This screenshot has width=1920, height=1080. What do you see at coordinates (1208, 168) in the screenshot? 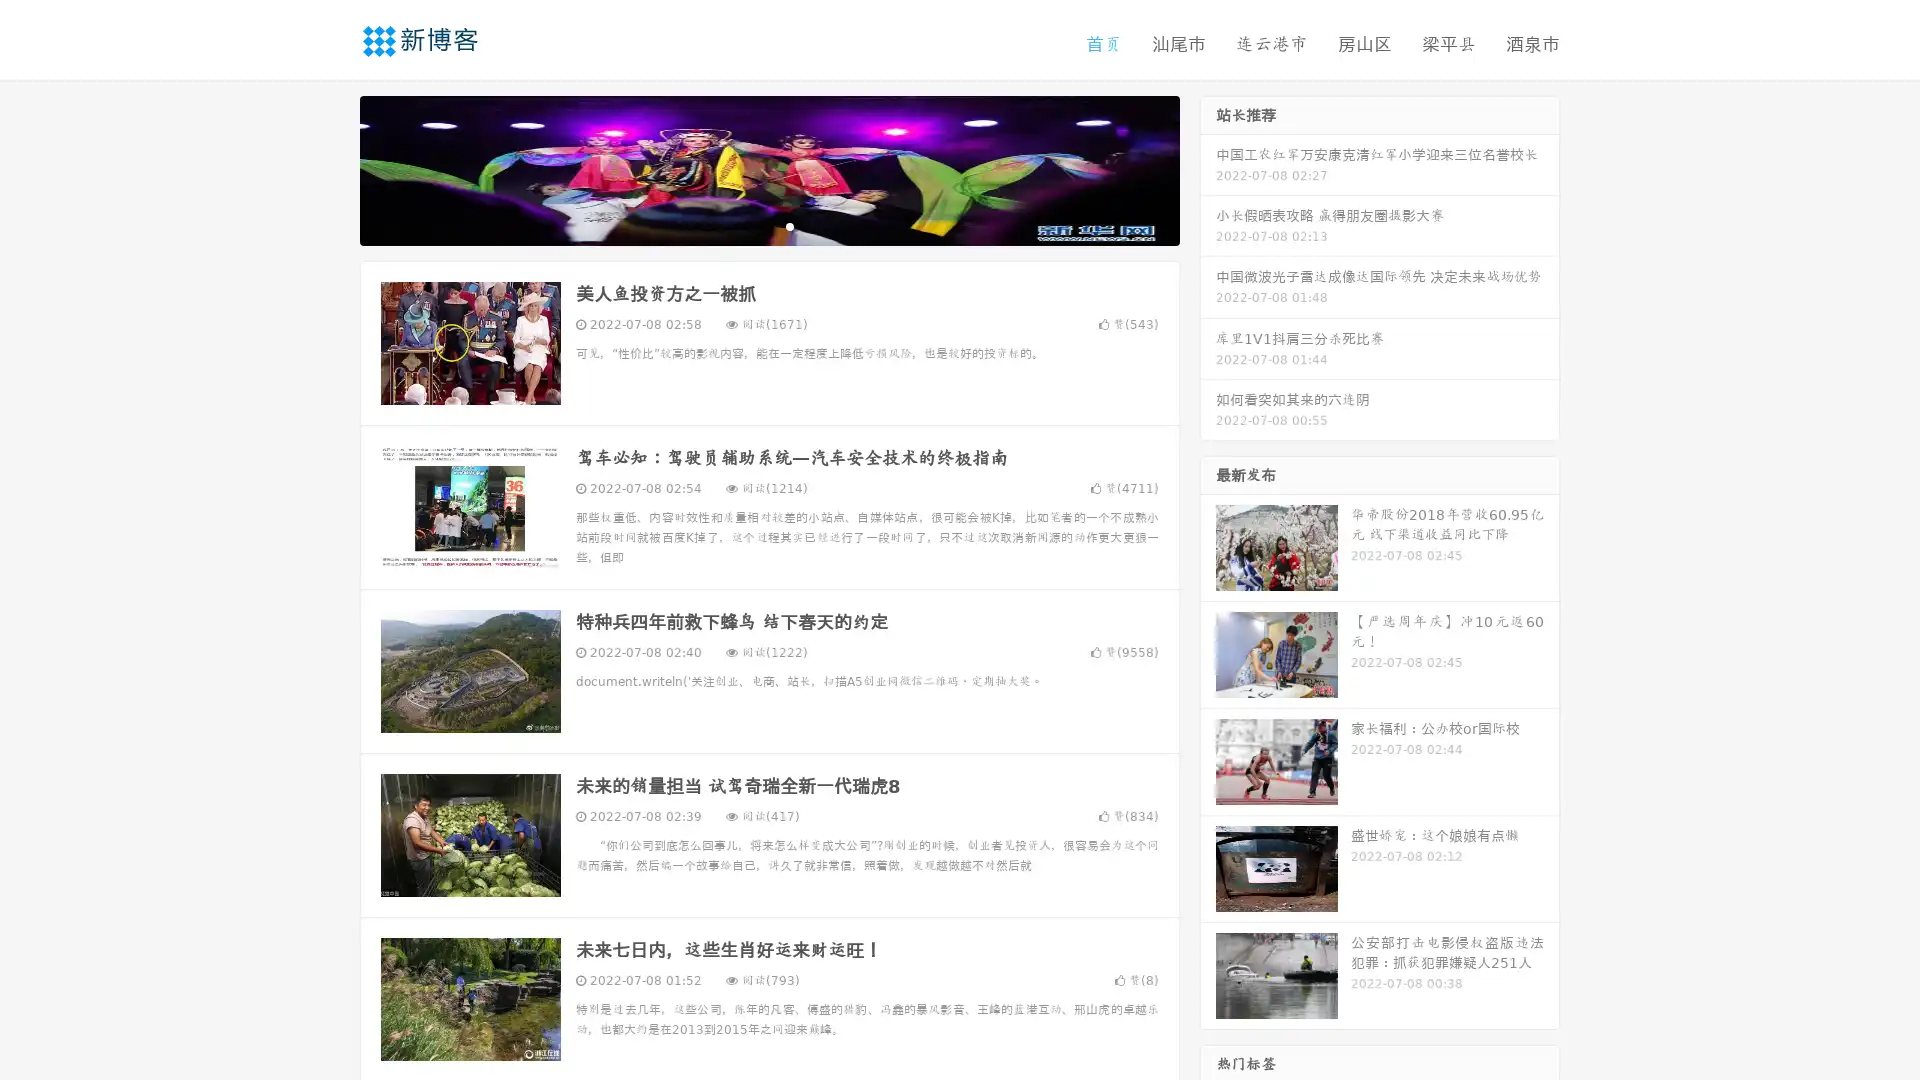
I see `Next slide` at bounding box center [1208, 168].